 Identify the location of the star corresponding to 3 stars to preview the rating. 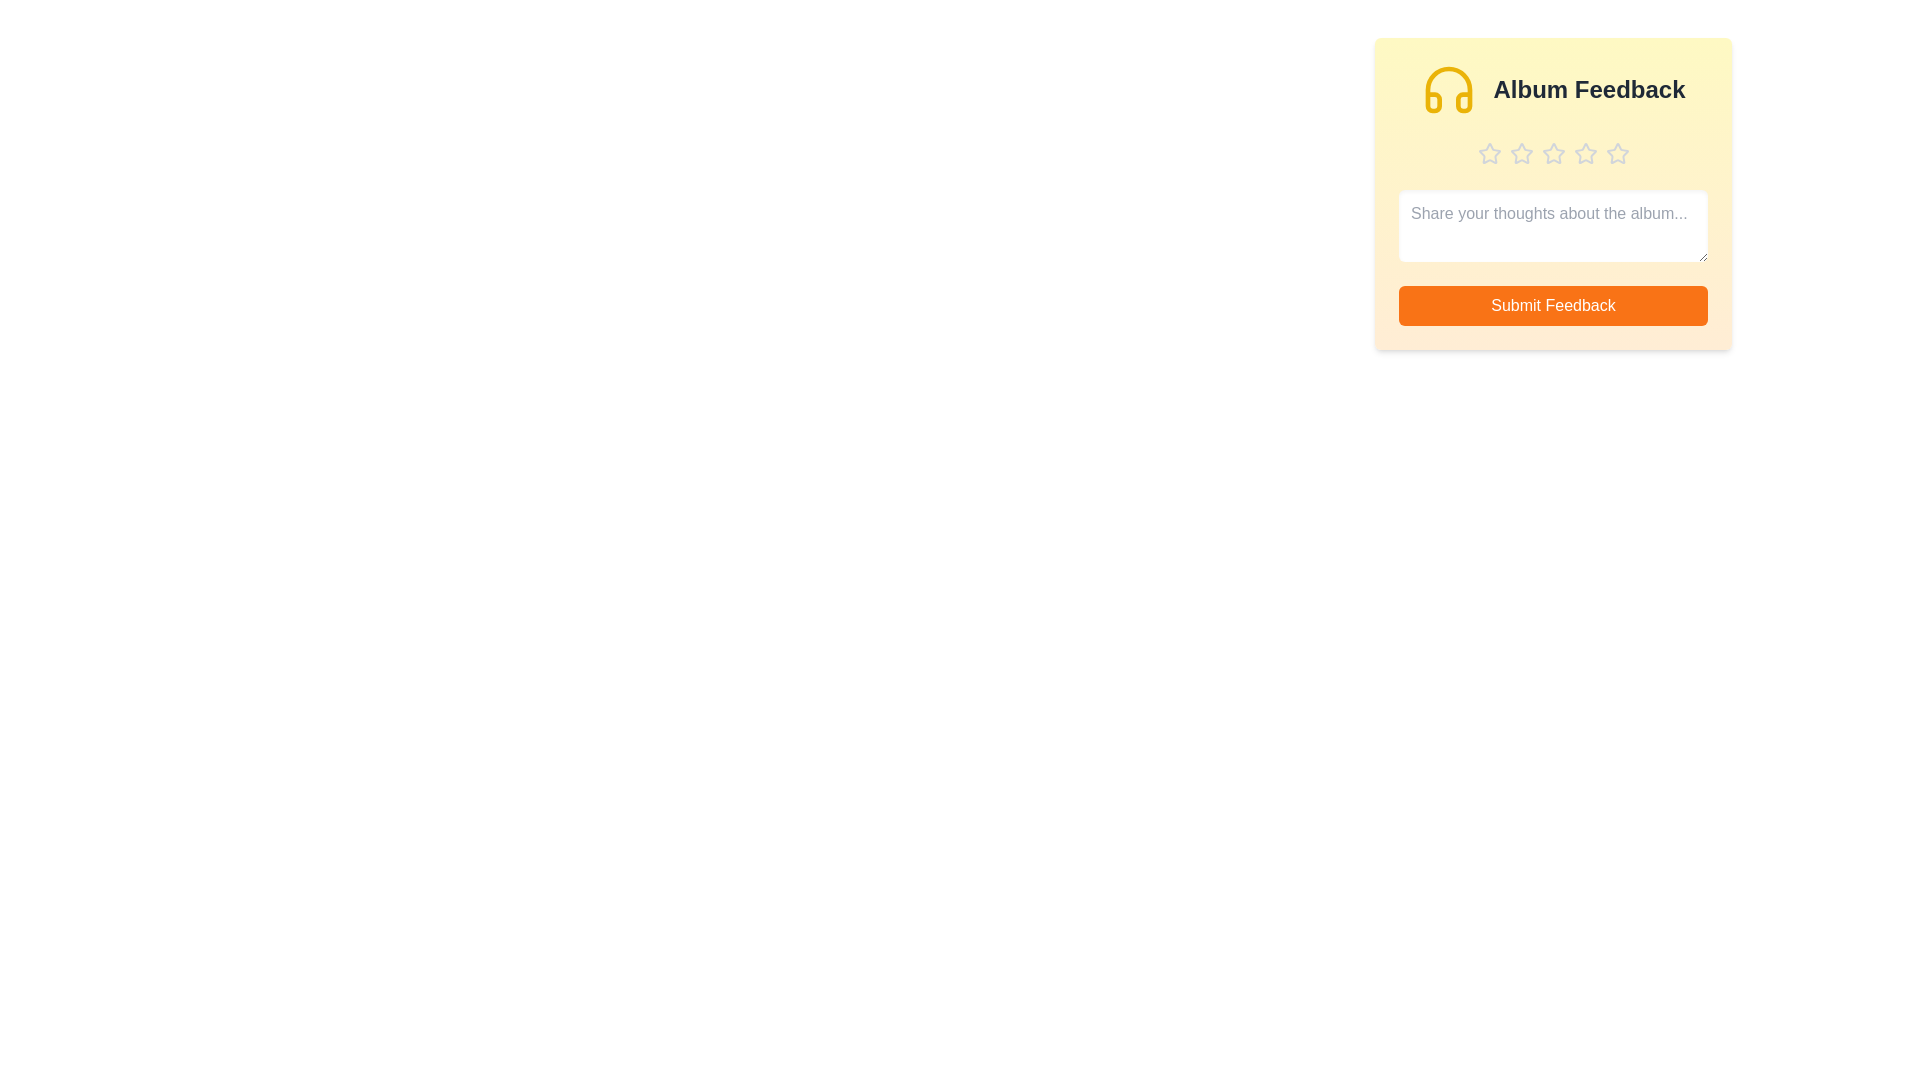
(1552, 153).